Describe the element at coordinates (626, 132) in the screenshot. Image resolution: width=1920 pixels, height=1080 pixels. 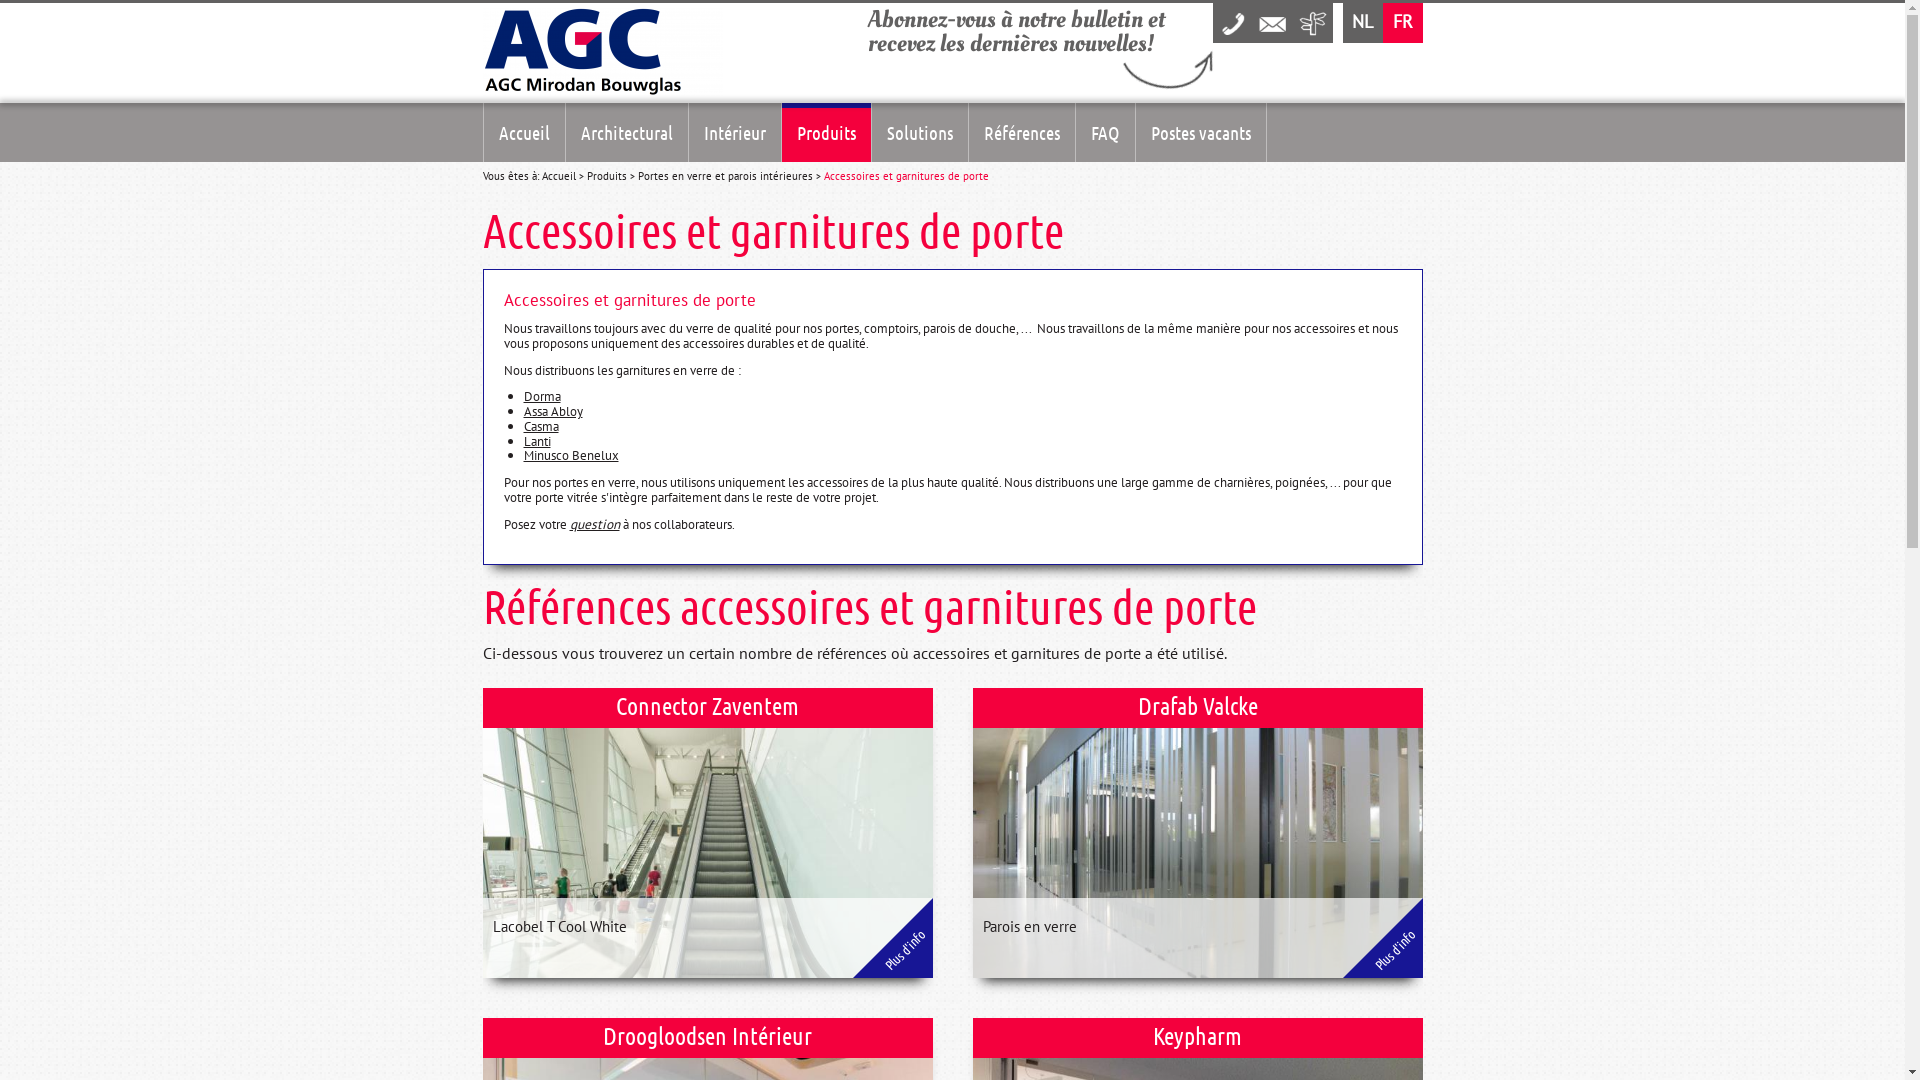
I see `'Architectural'` at that location.